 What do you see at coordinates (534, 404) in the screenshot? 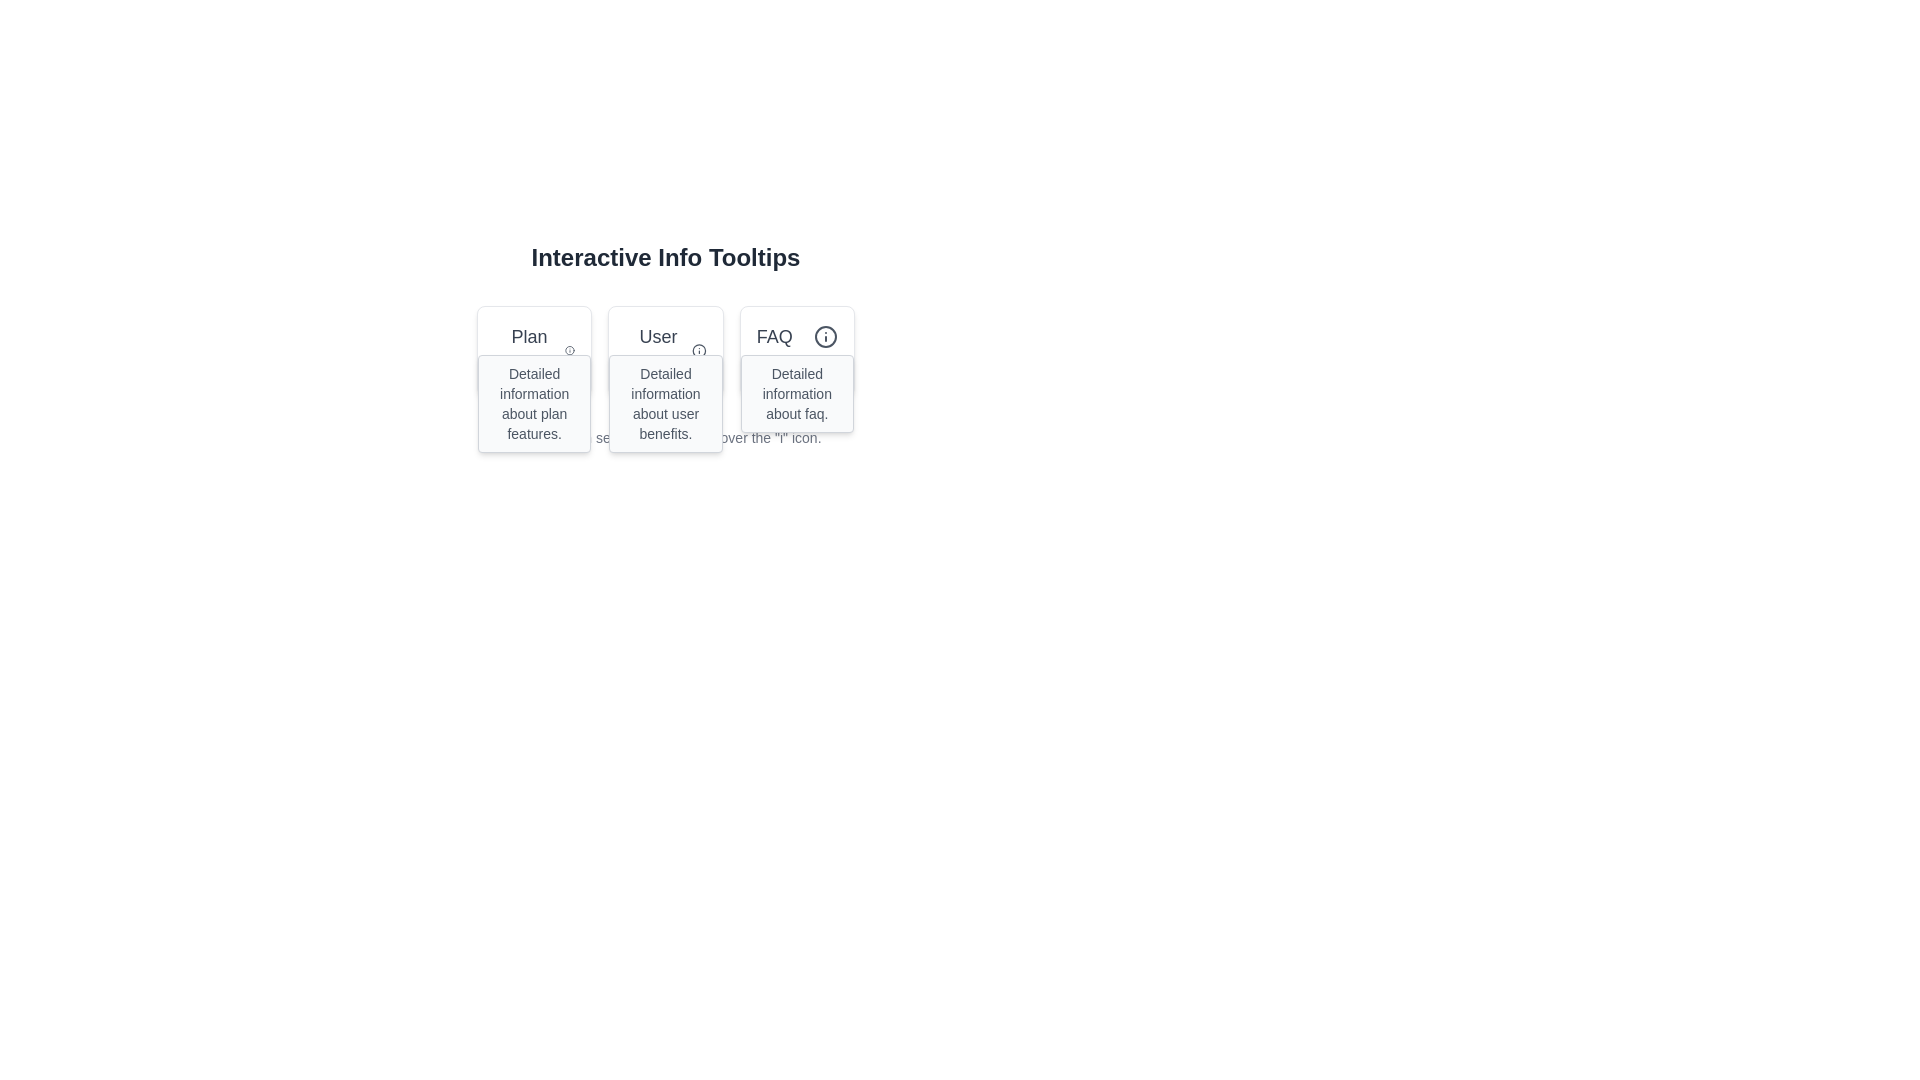
I see `informational text from the tooltip located below the 'Plan' title, centered within the tooltip box` at bounding box center [534, 404].